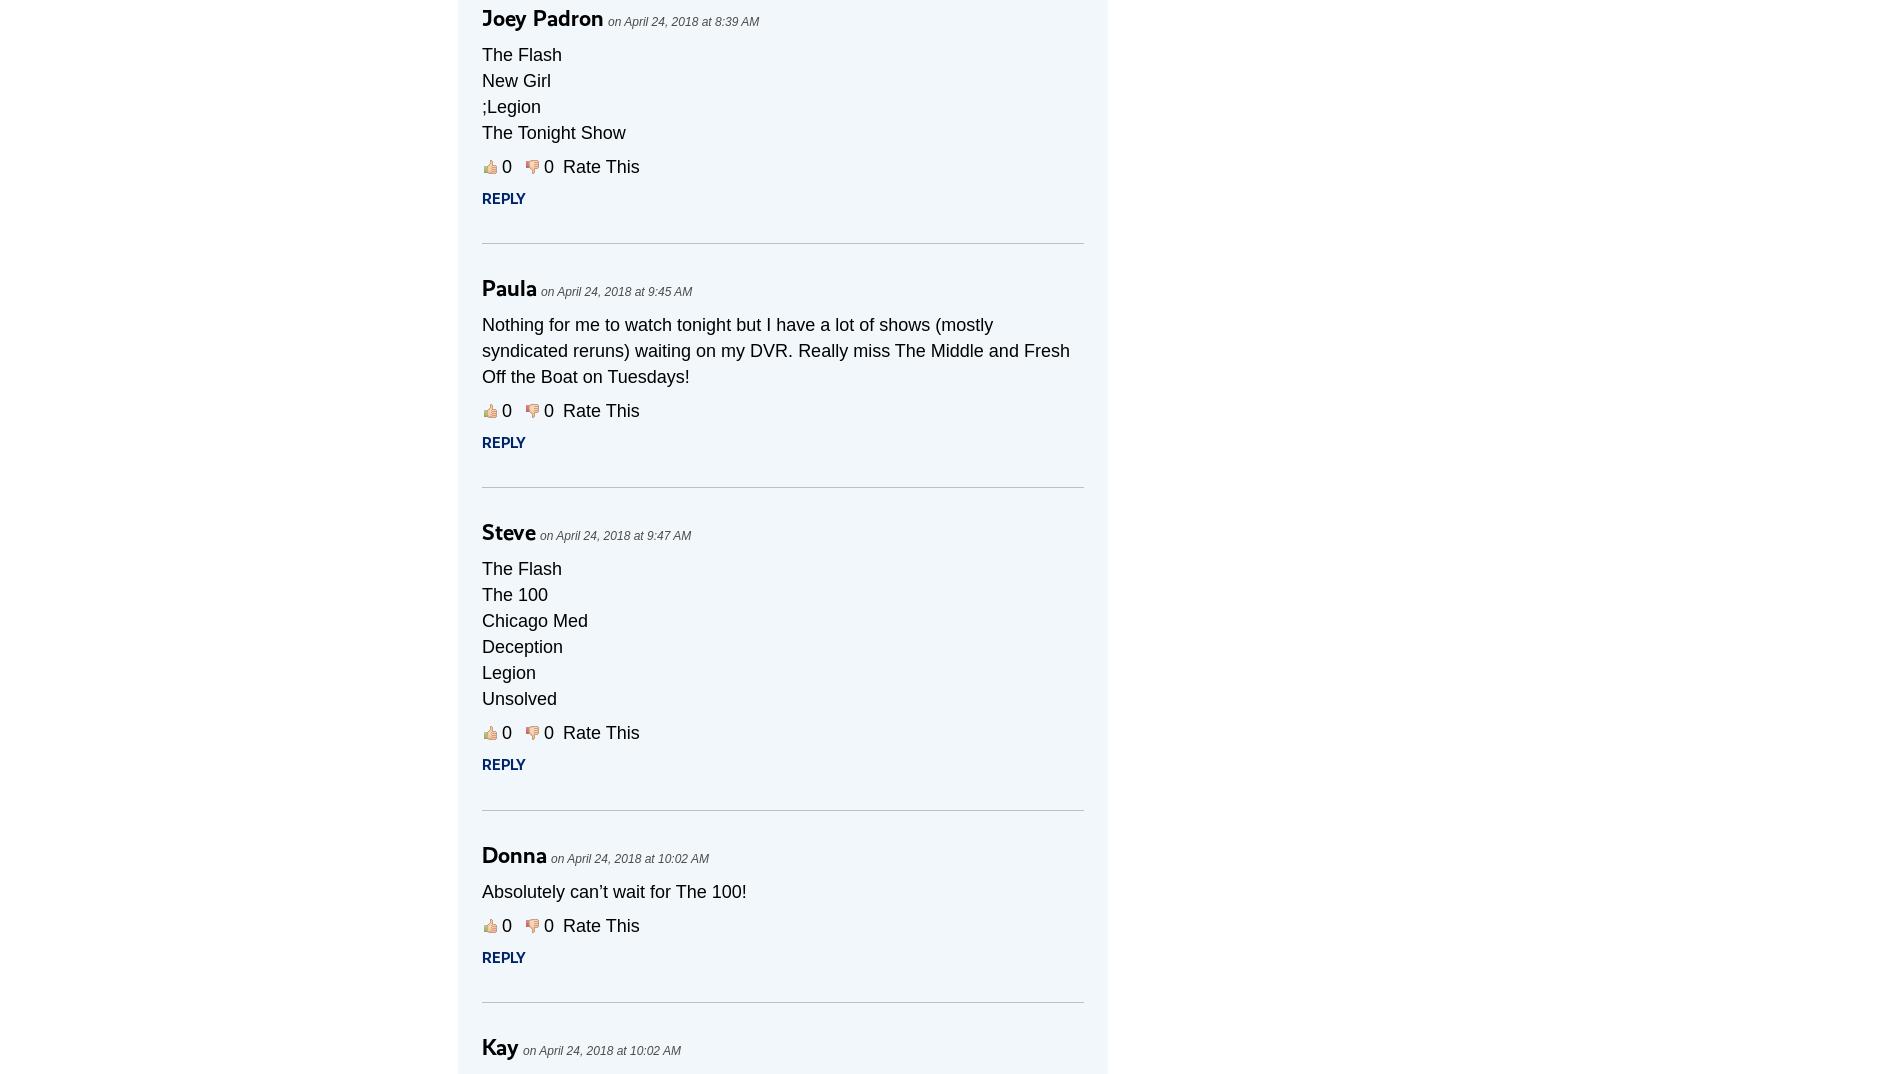 This screenshot has height=1074, width=1900. I want to click on 'Kay', so click(500, 1047).